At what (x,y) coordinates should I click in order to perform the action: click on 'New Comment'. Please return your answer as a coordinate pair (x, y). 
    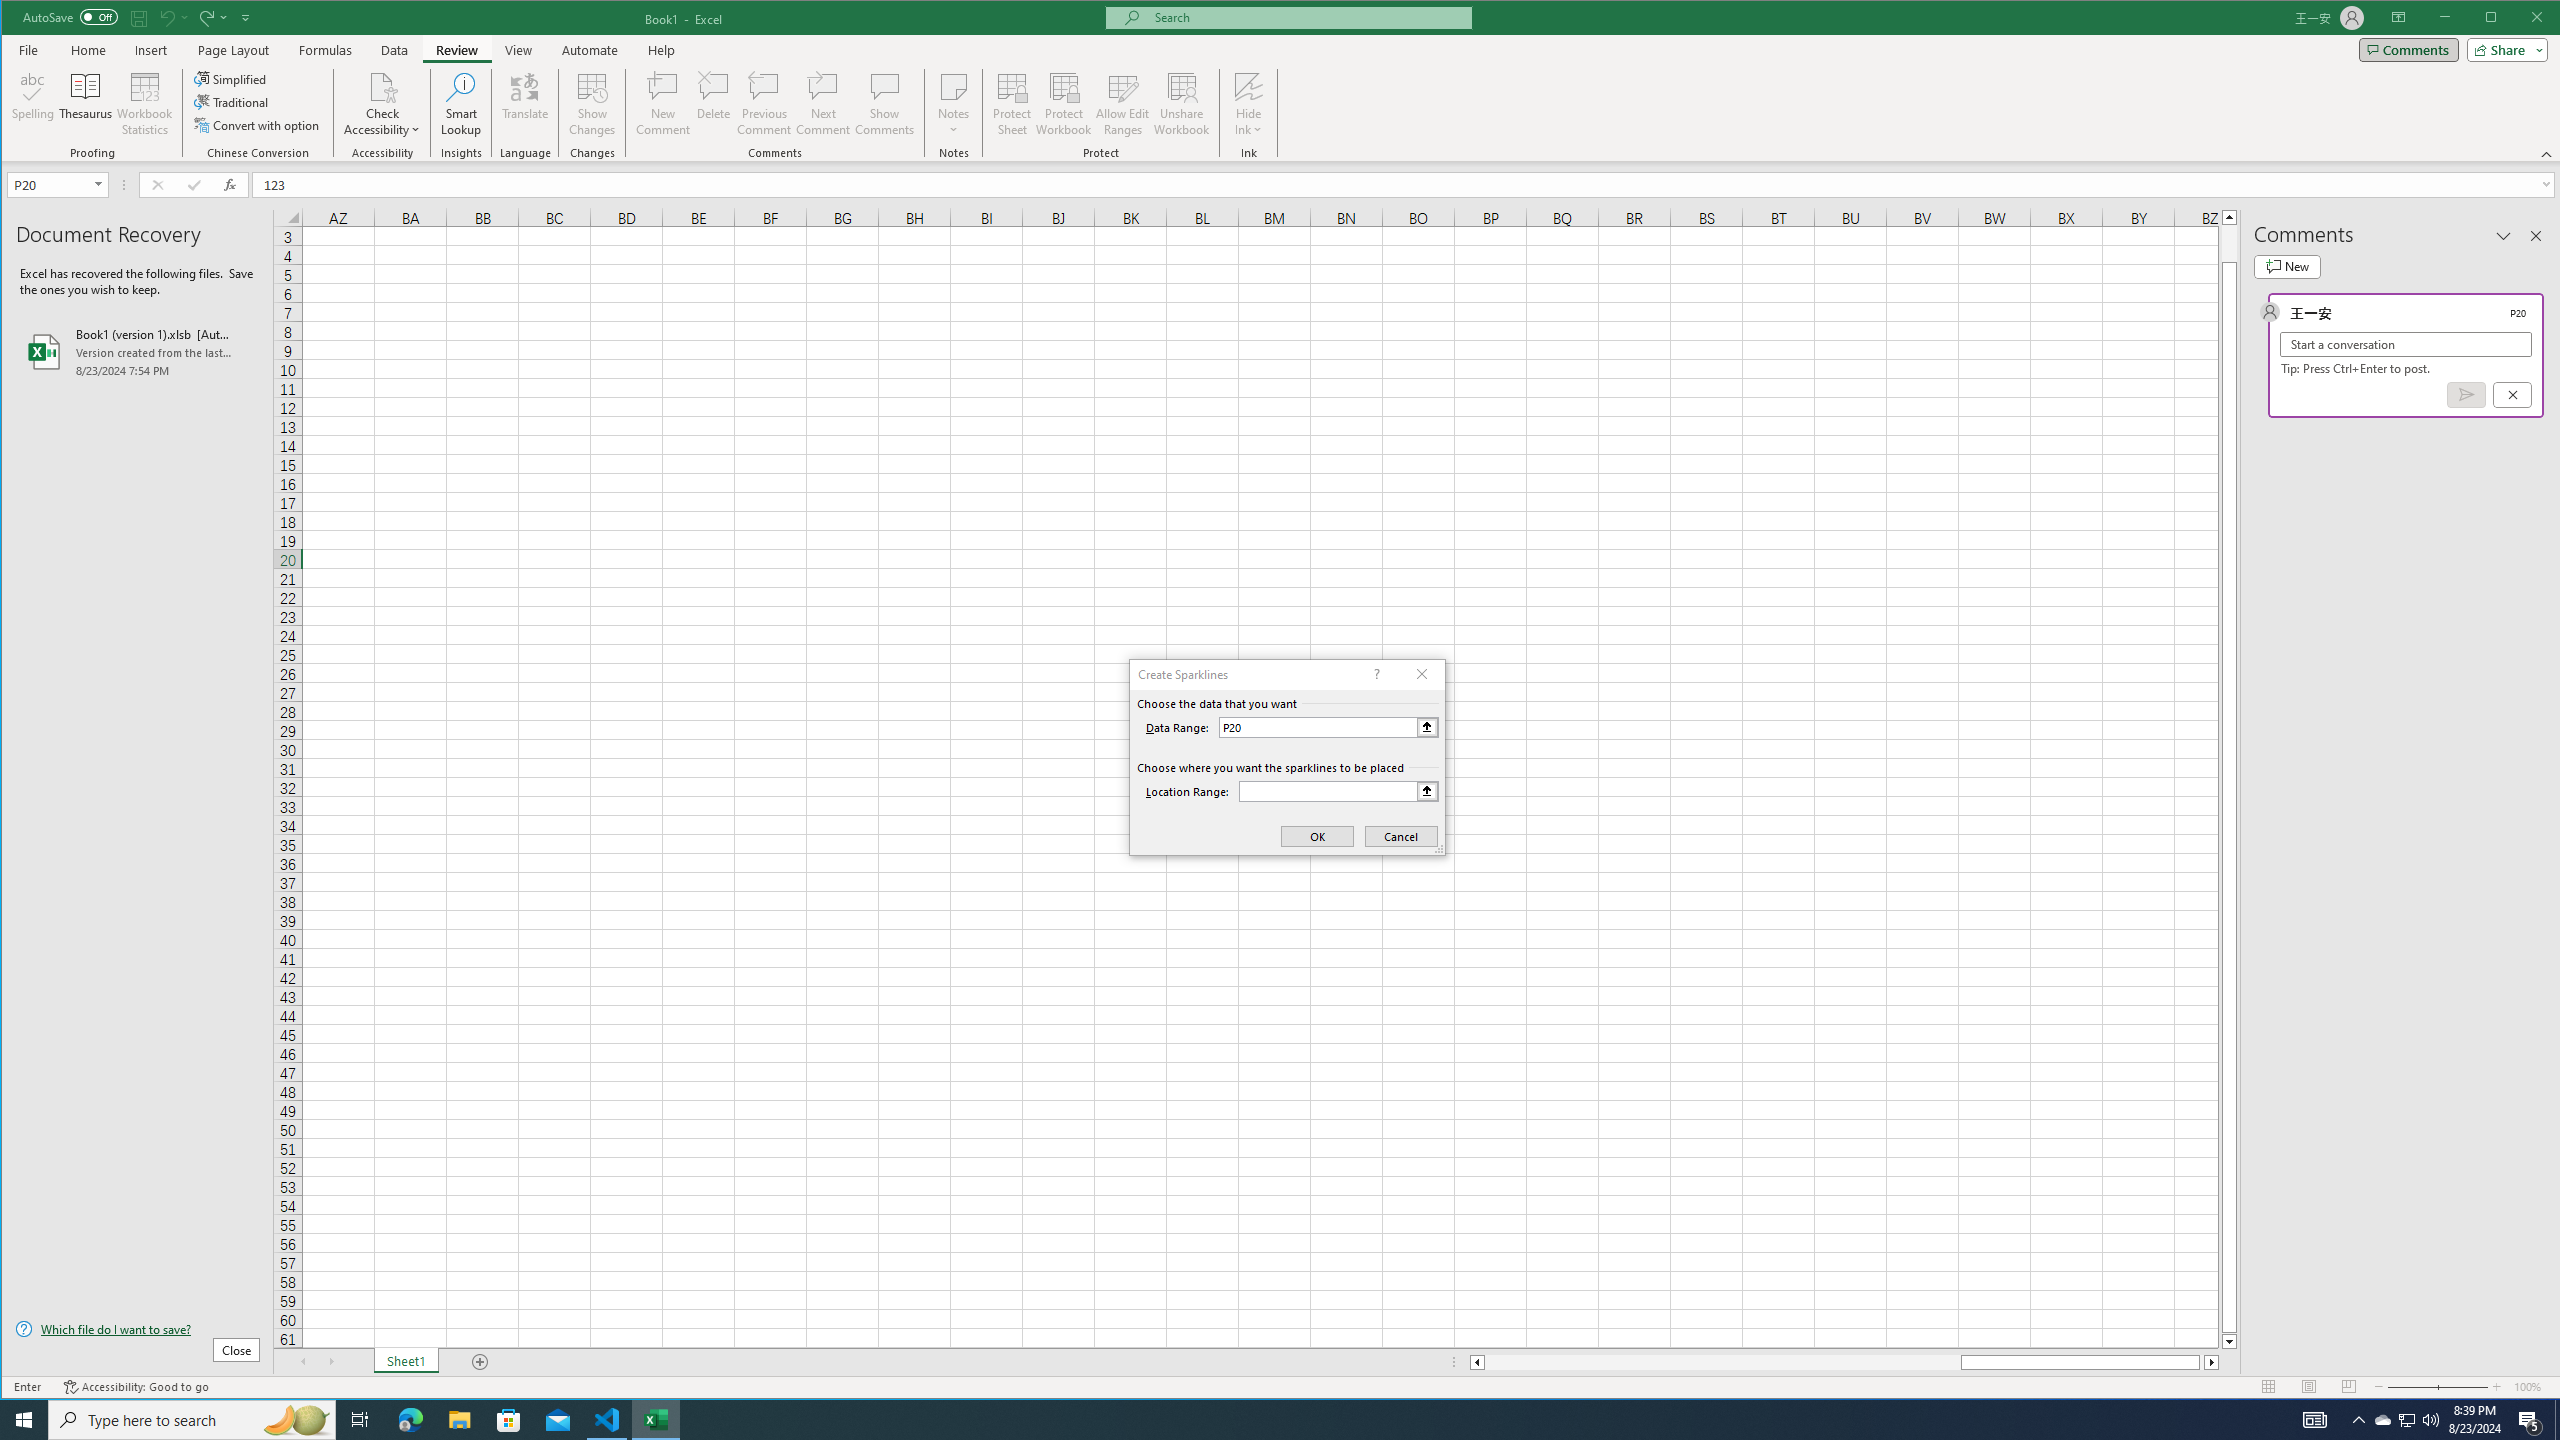
    Looking at the image, I should click on (664, 103).